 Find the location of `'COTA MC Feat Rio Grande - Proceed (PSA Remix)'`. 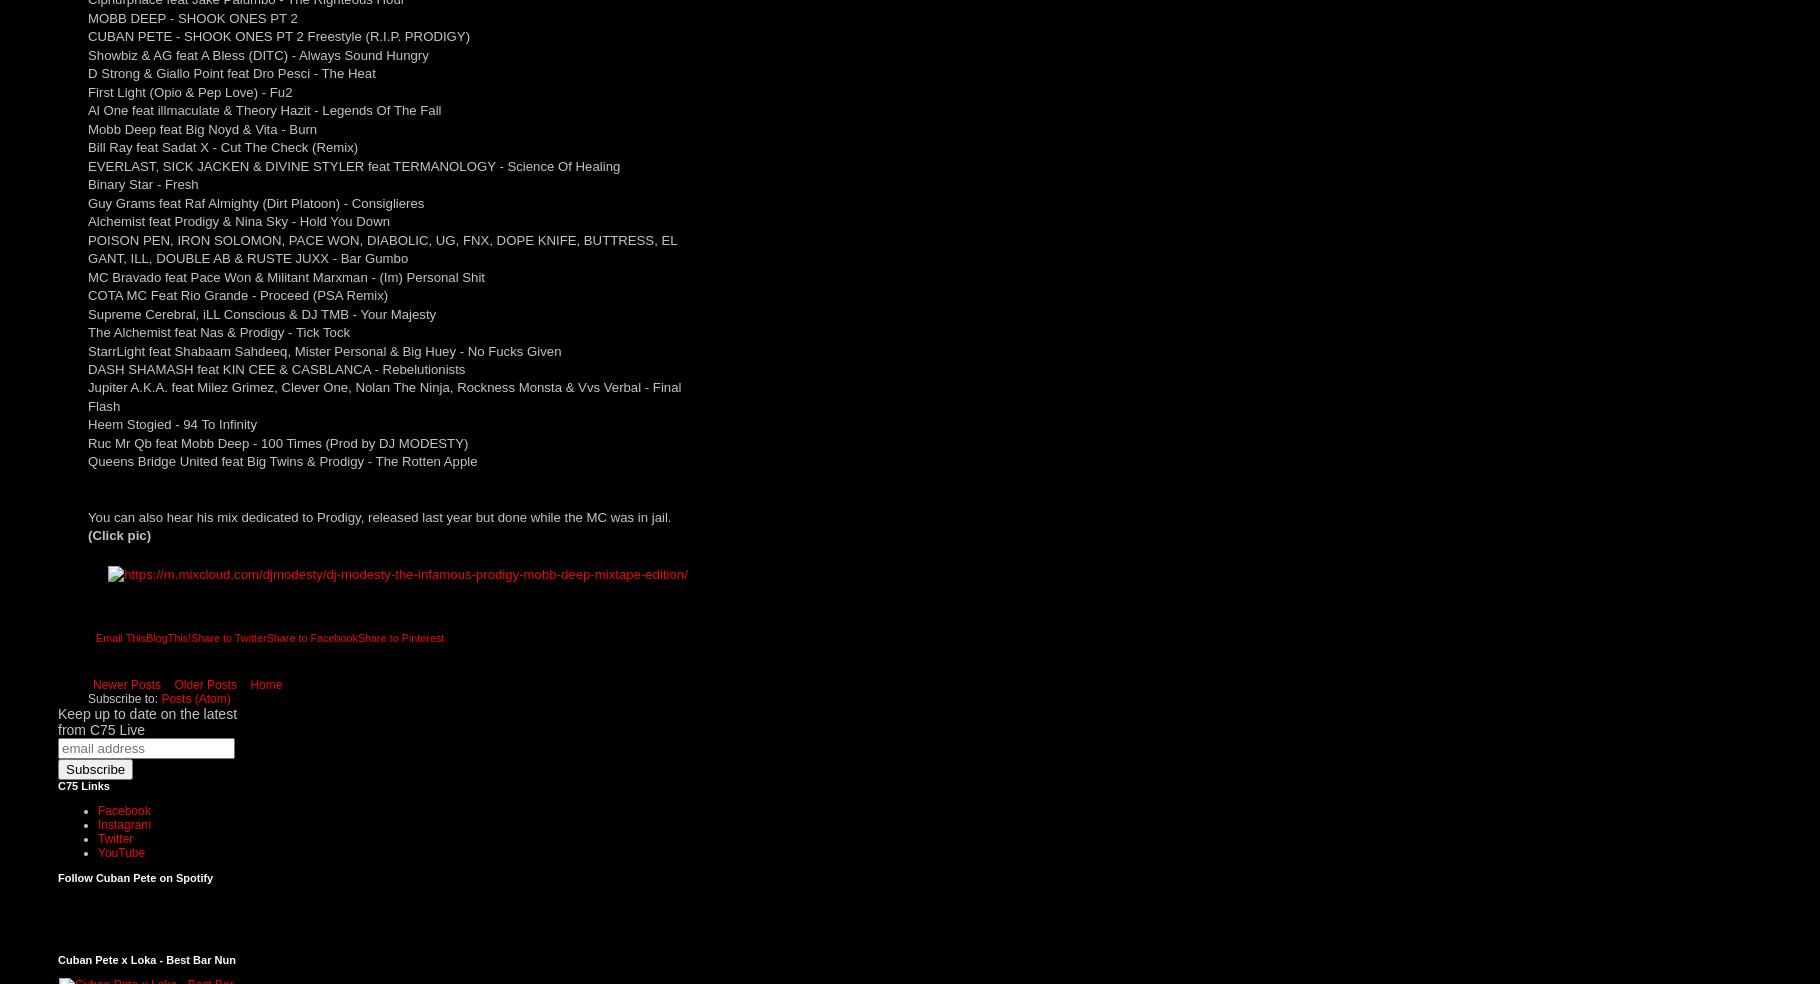

'COTA MC Feat Rio Grande - Proceed (PSA Remix)' is located at coordinates (238, 294).